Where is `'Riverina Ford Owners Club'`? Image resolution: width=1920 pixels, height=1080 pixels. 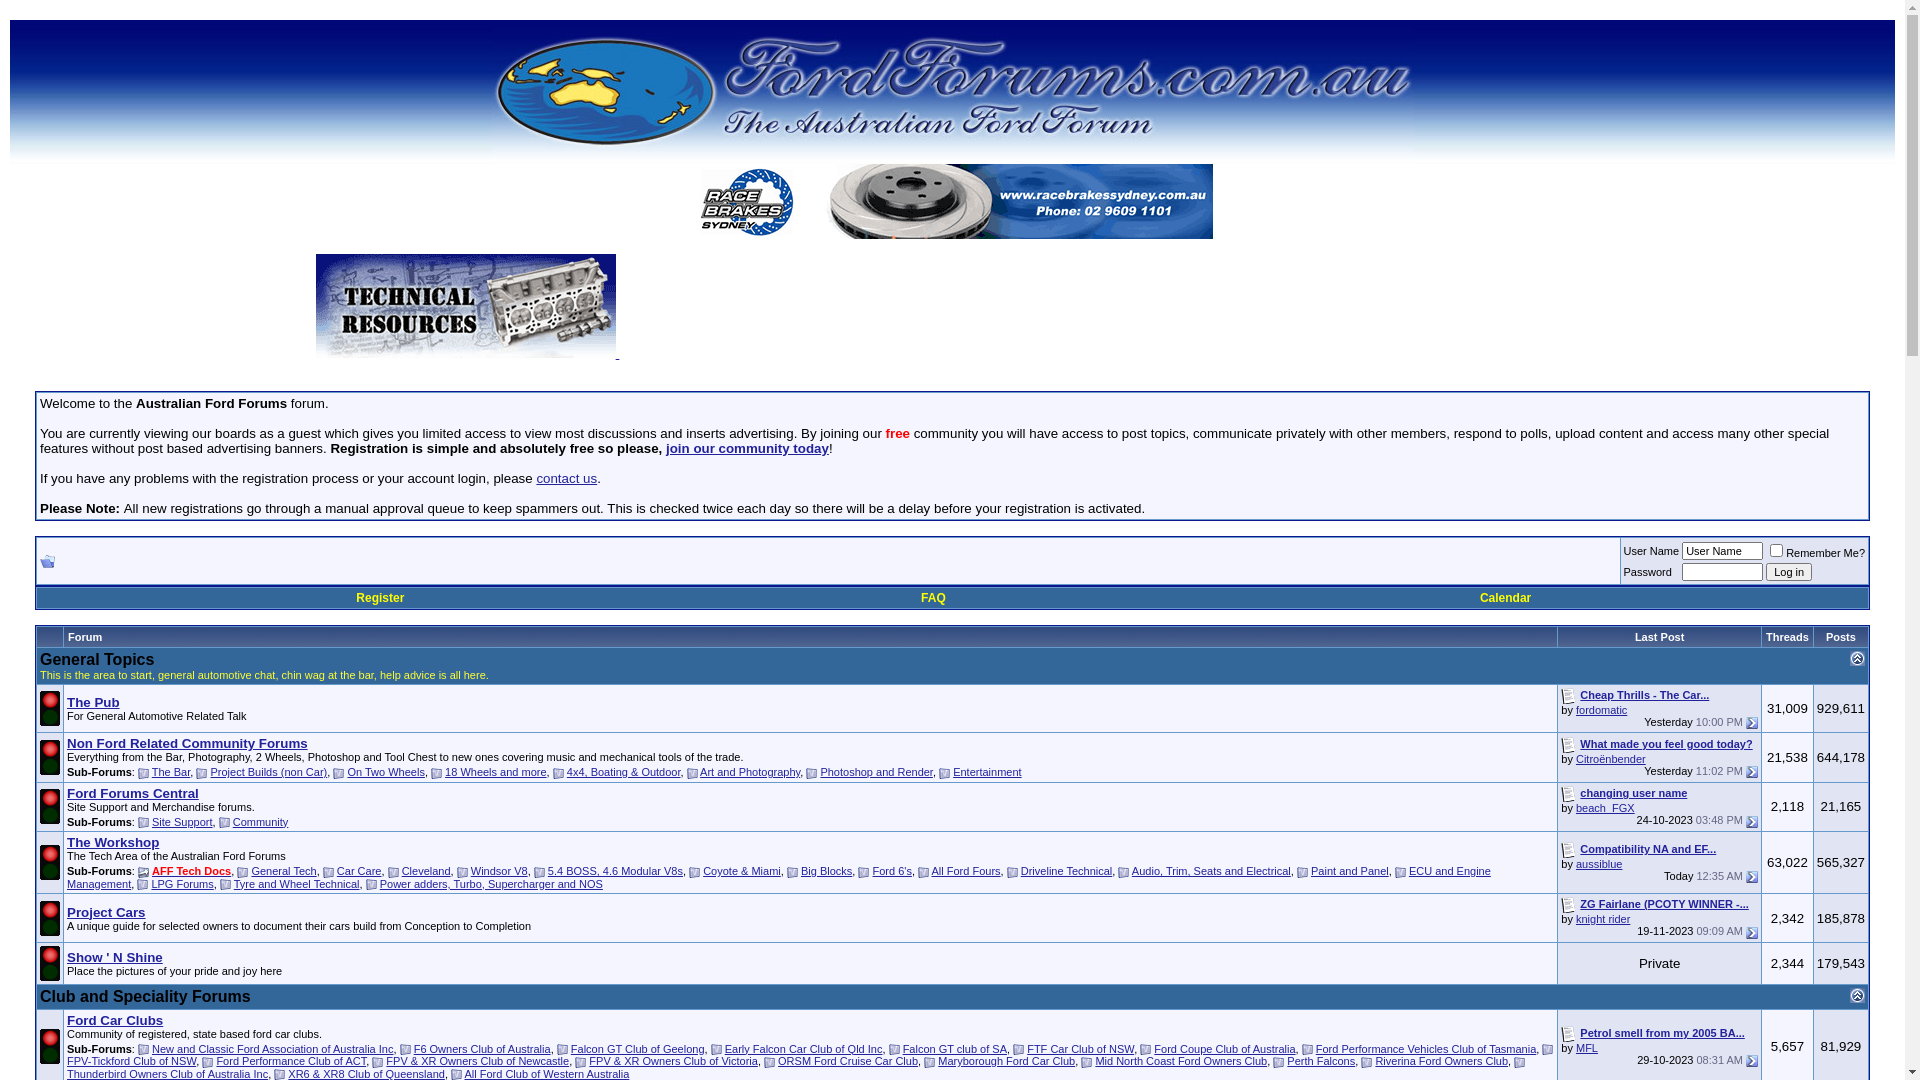
'Riverina Ford Owners Club' is located at coordinates (1441, 1059).